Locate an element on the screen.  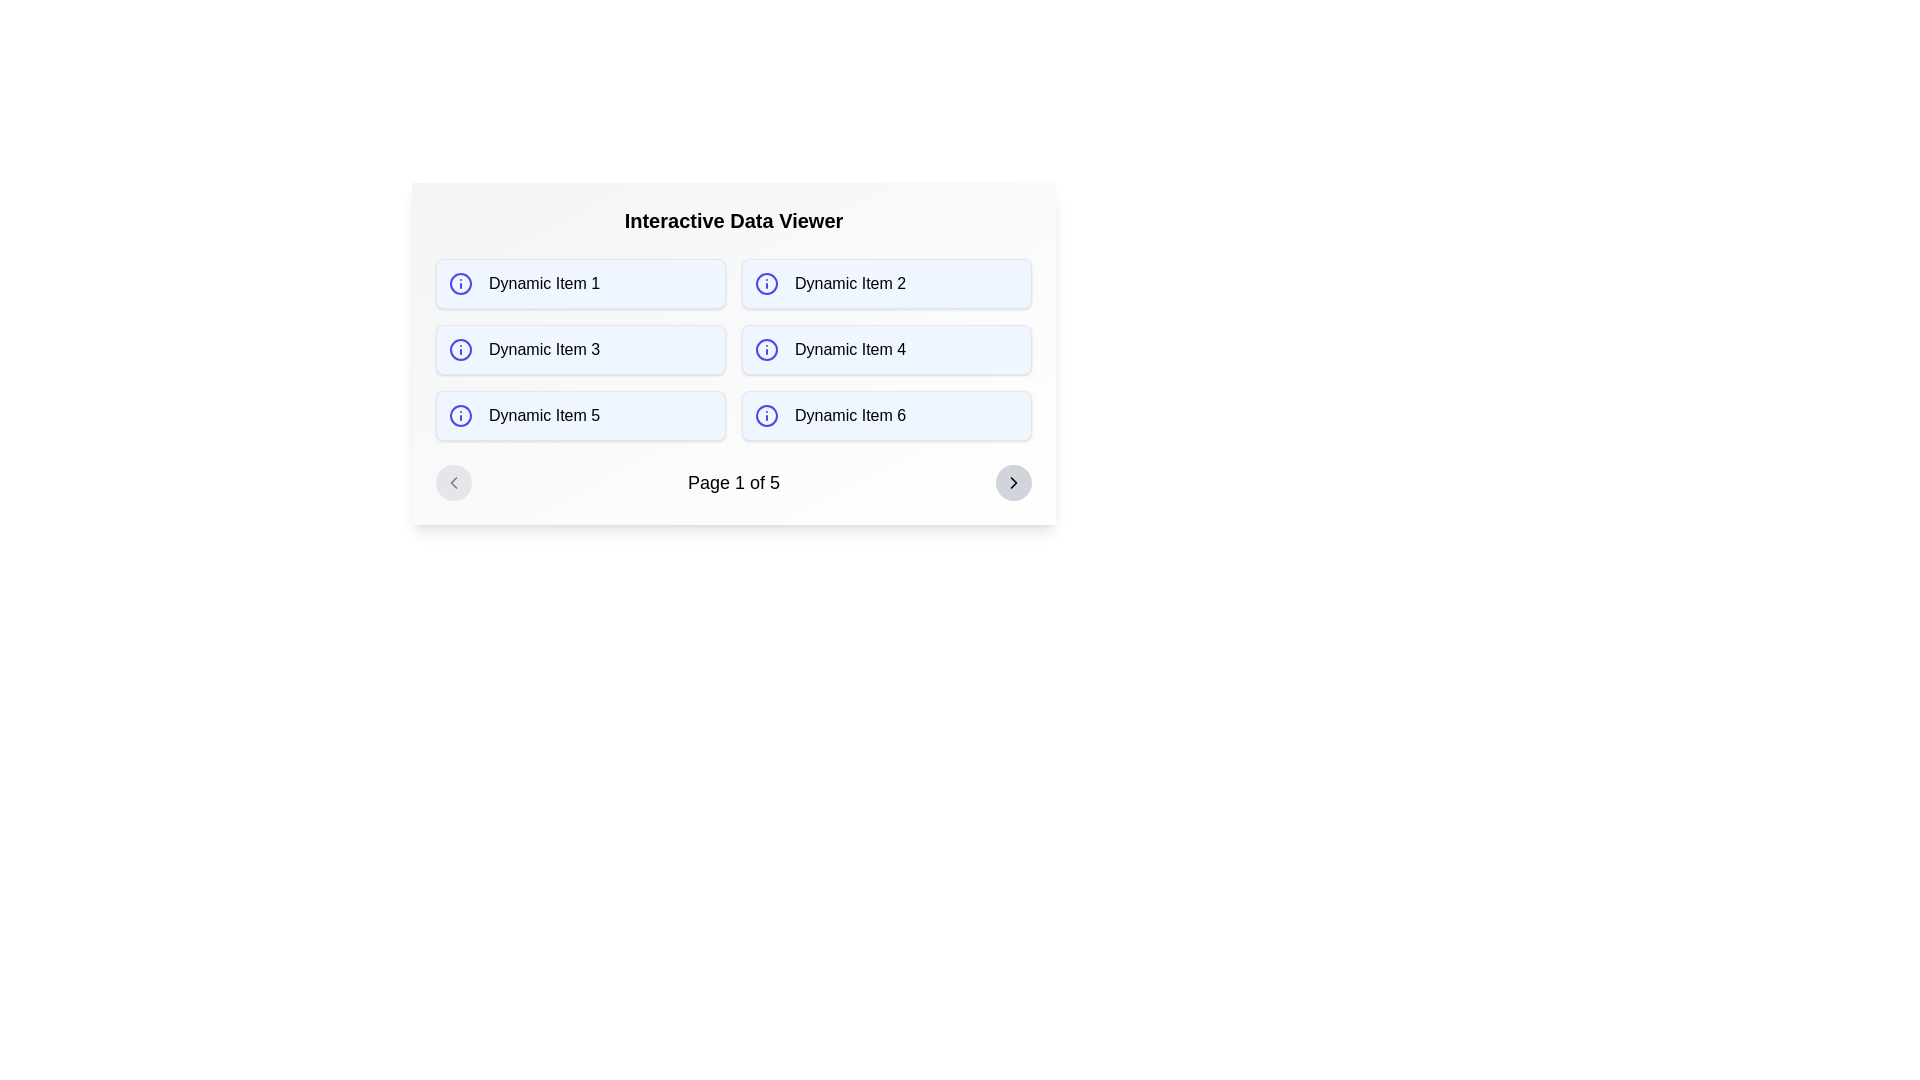
the circular gray button with a left-pointing chevron at the bottom-left of the paging information, if it is enabled is located at coordinates (453, 482).